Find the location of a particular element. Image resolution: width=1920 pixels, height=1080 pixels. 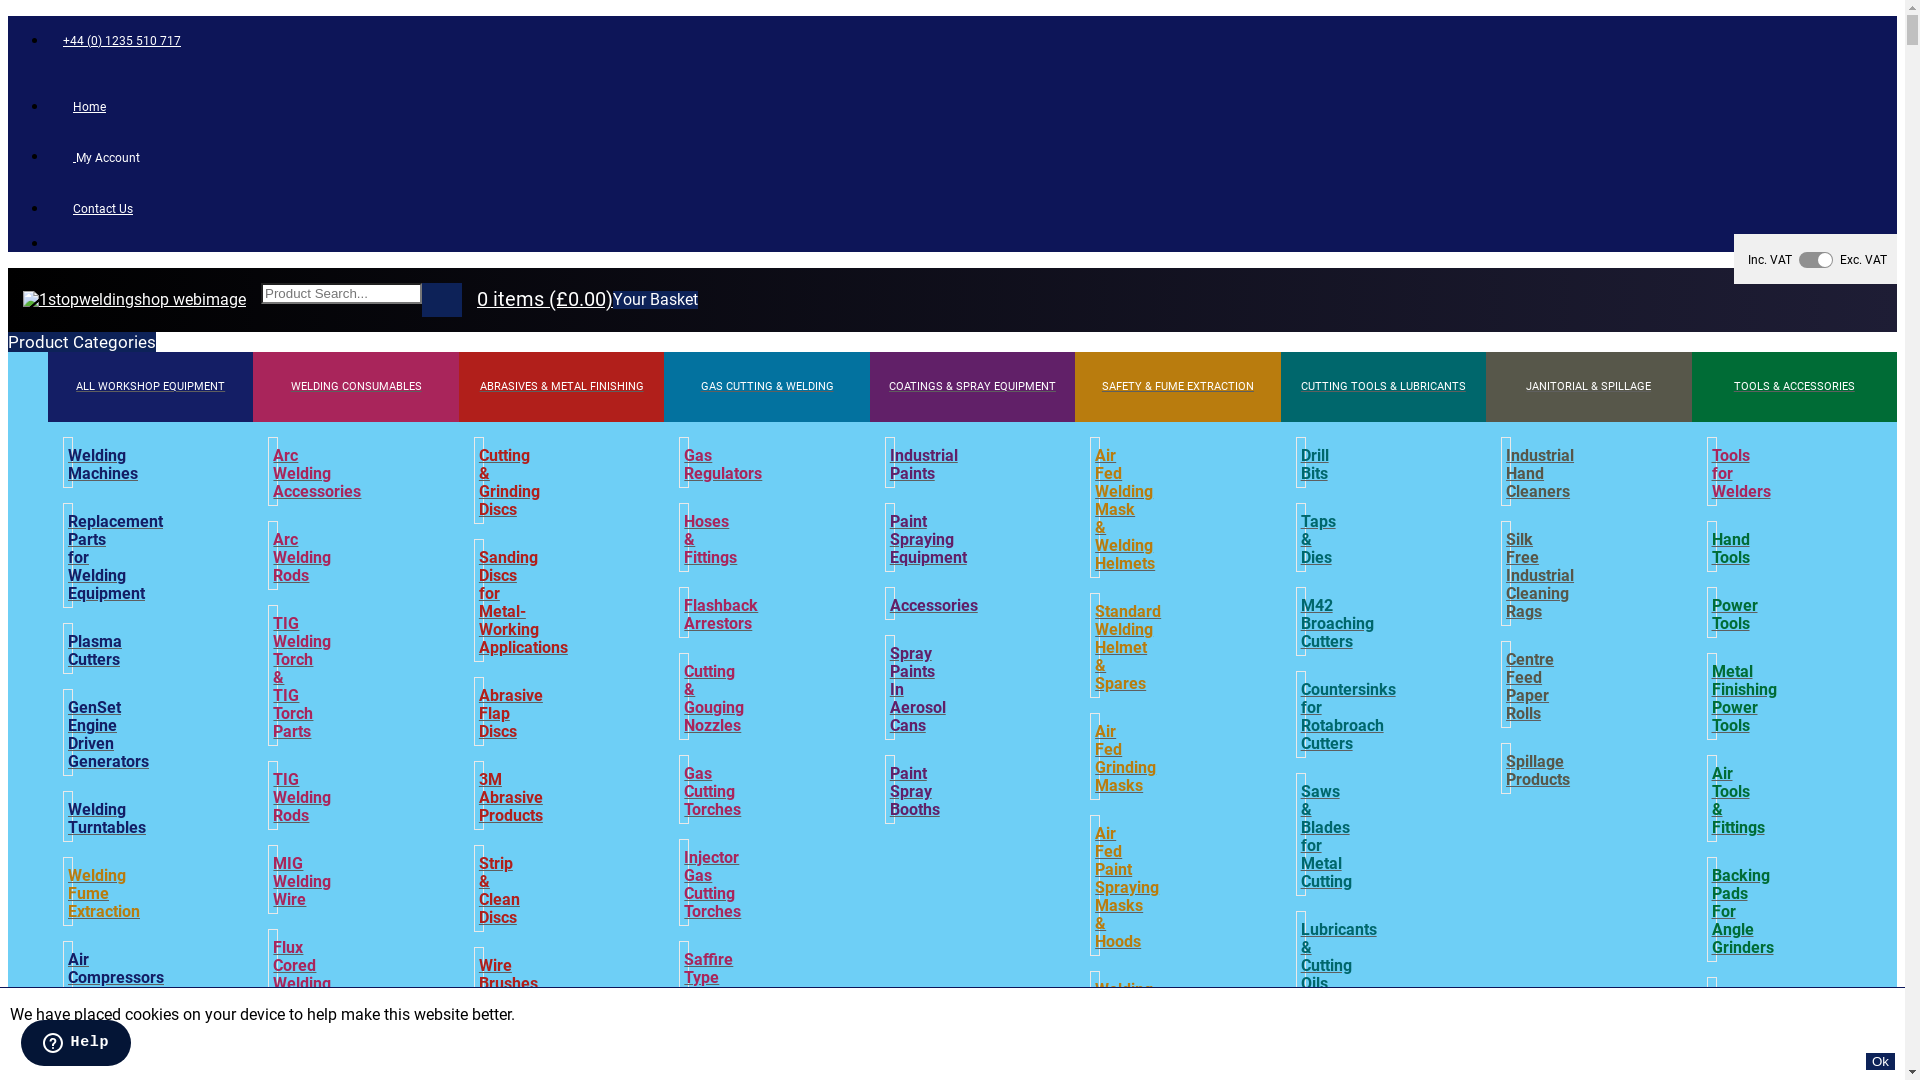

'MIG Welding Wire' is located at coordinates (301, 881).